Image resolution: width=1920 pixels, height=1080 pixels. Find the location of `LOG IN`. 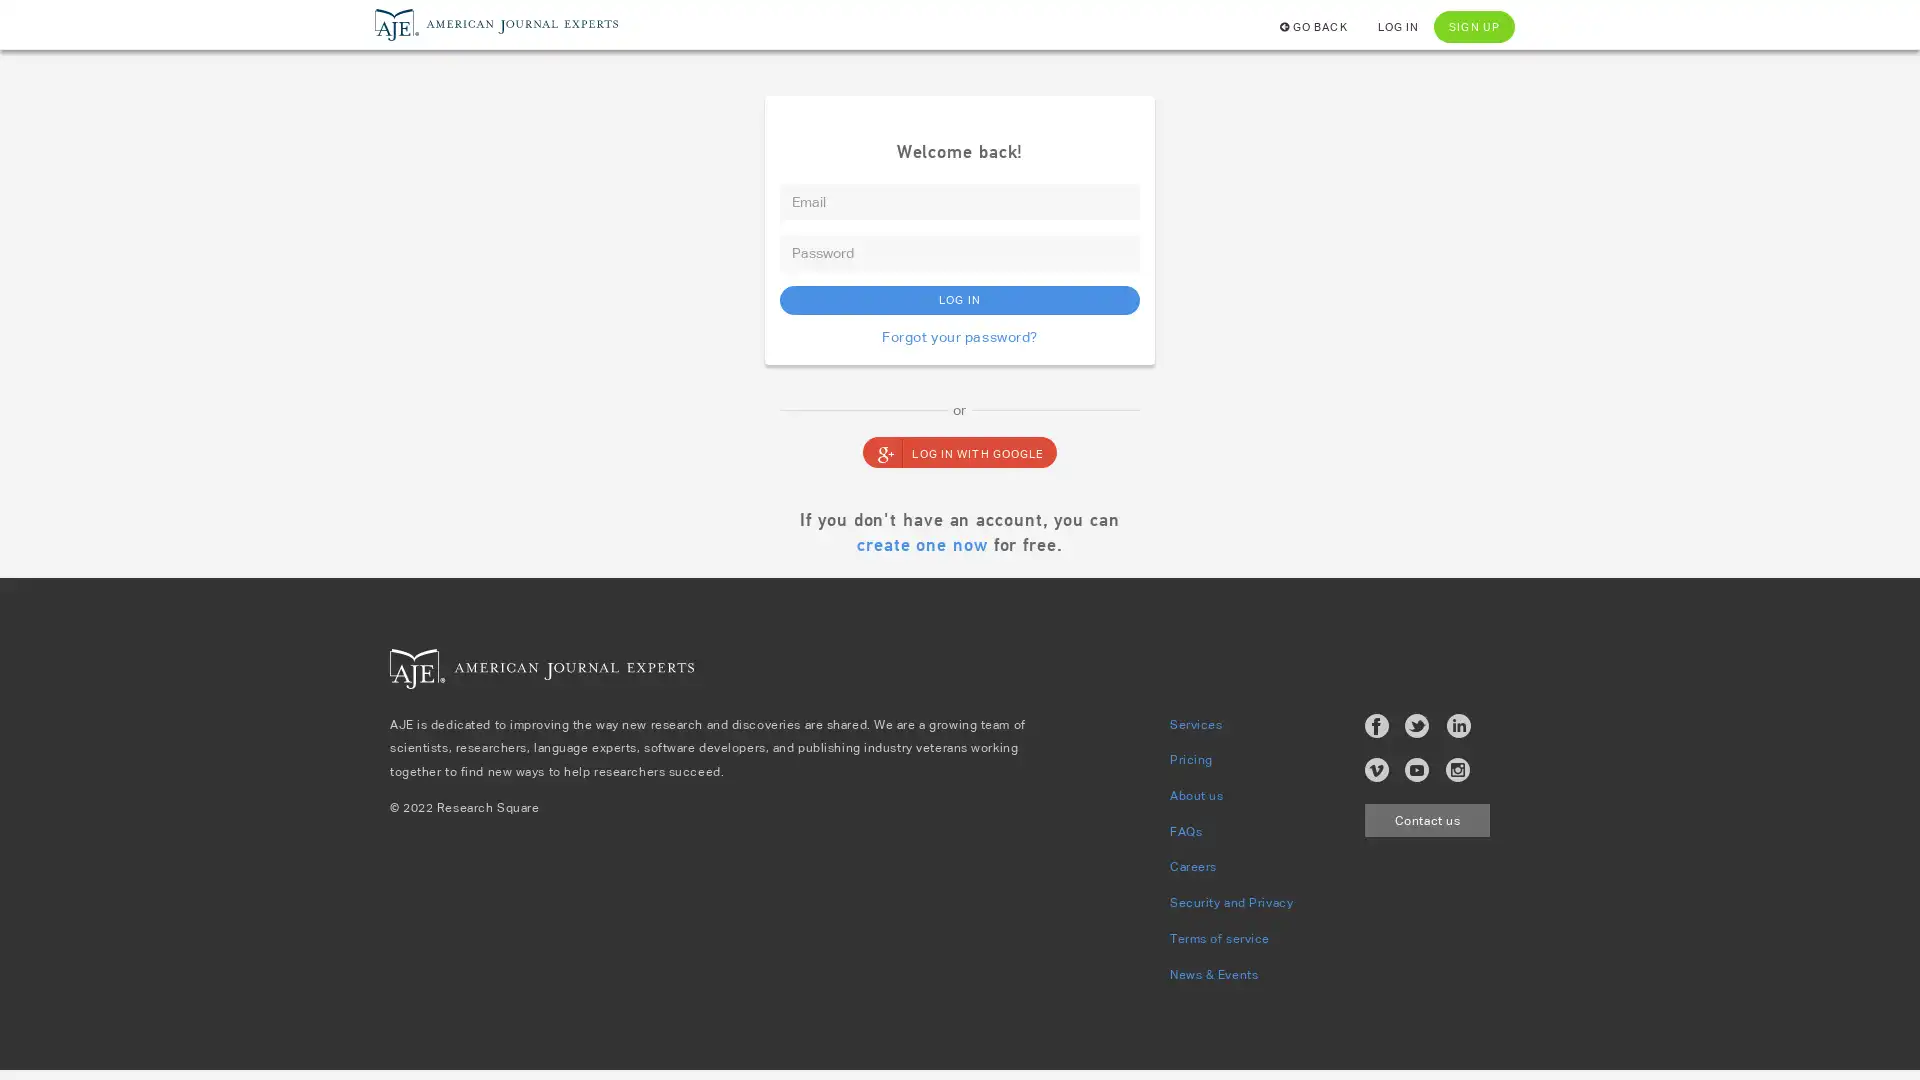

LOG IN is located at coordinates (960, 300).